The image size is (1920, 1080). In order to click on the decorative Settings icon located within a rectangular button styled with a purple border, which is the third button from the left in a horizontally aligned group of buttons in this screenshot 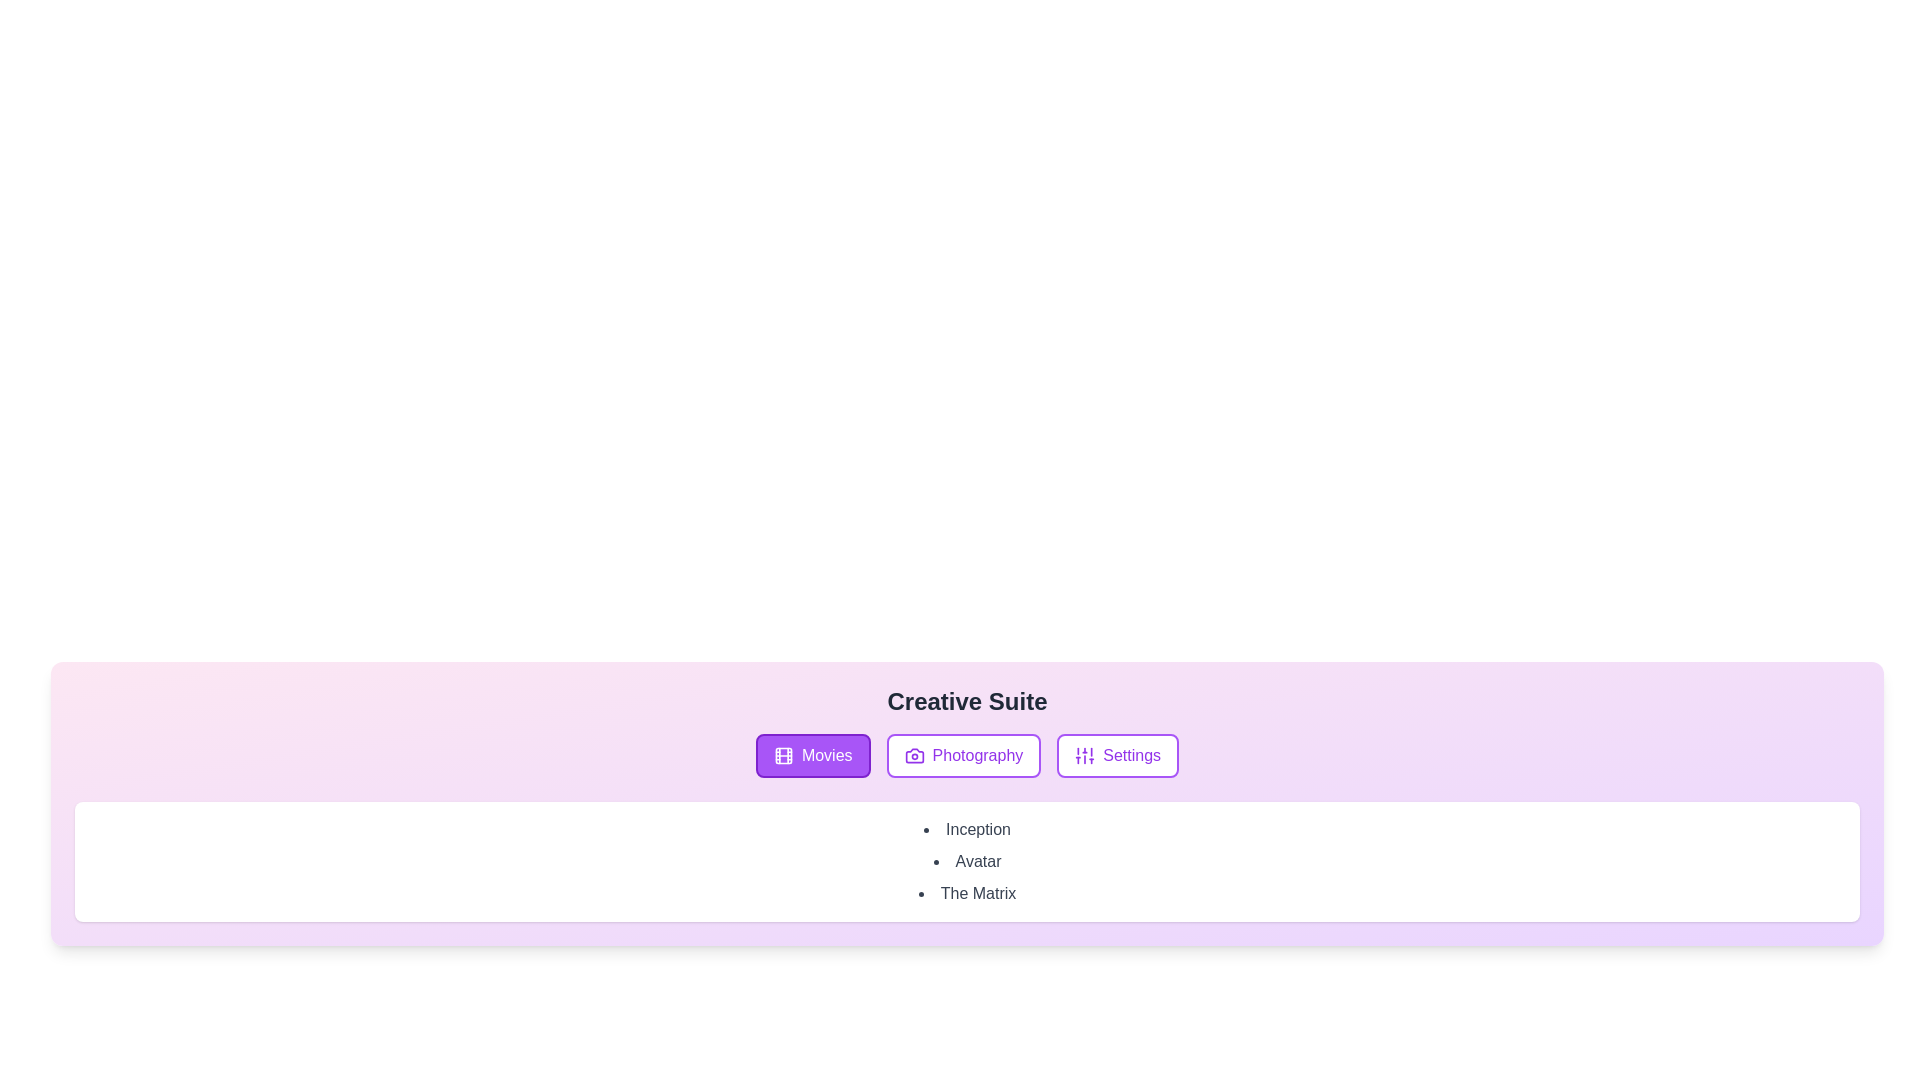, I will do `click(1083, 756)`.